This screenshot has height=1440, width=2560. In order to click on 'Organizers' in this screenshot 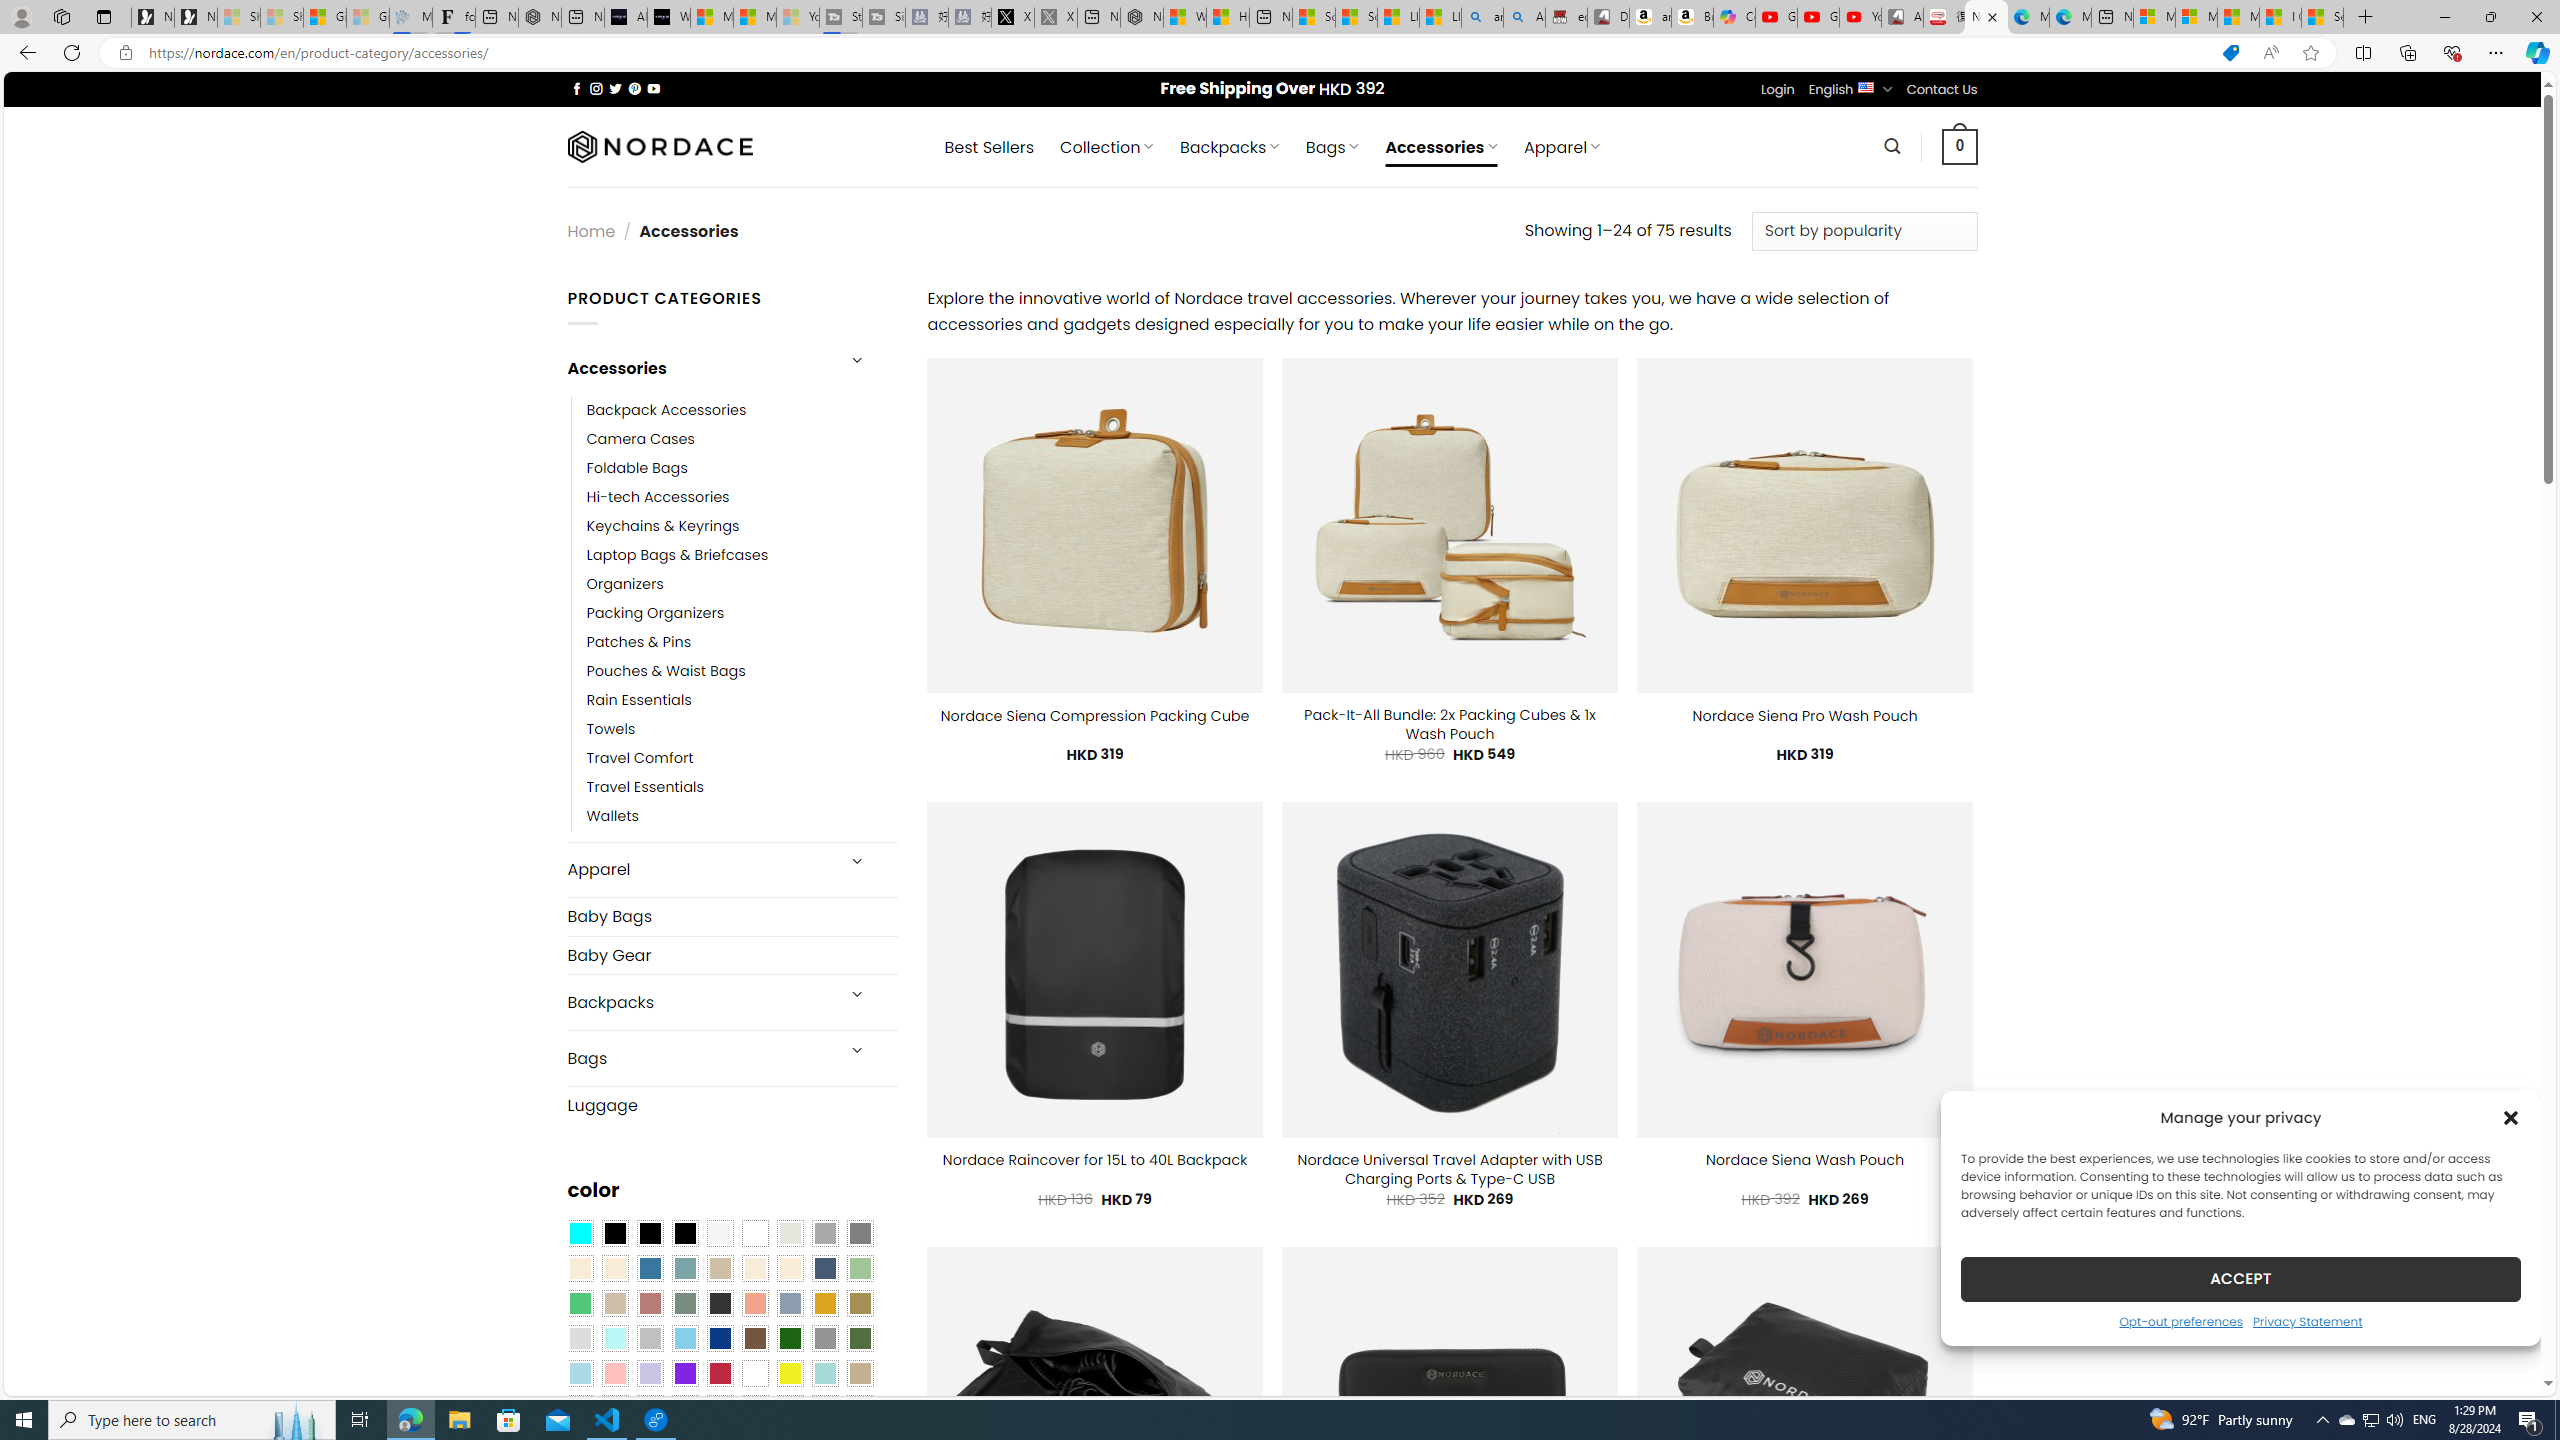, I will do `click(623, 585)`.